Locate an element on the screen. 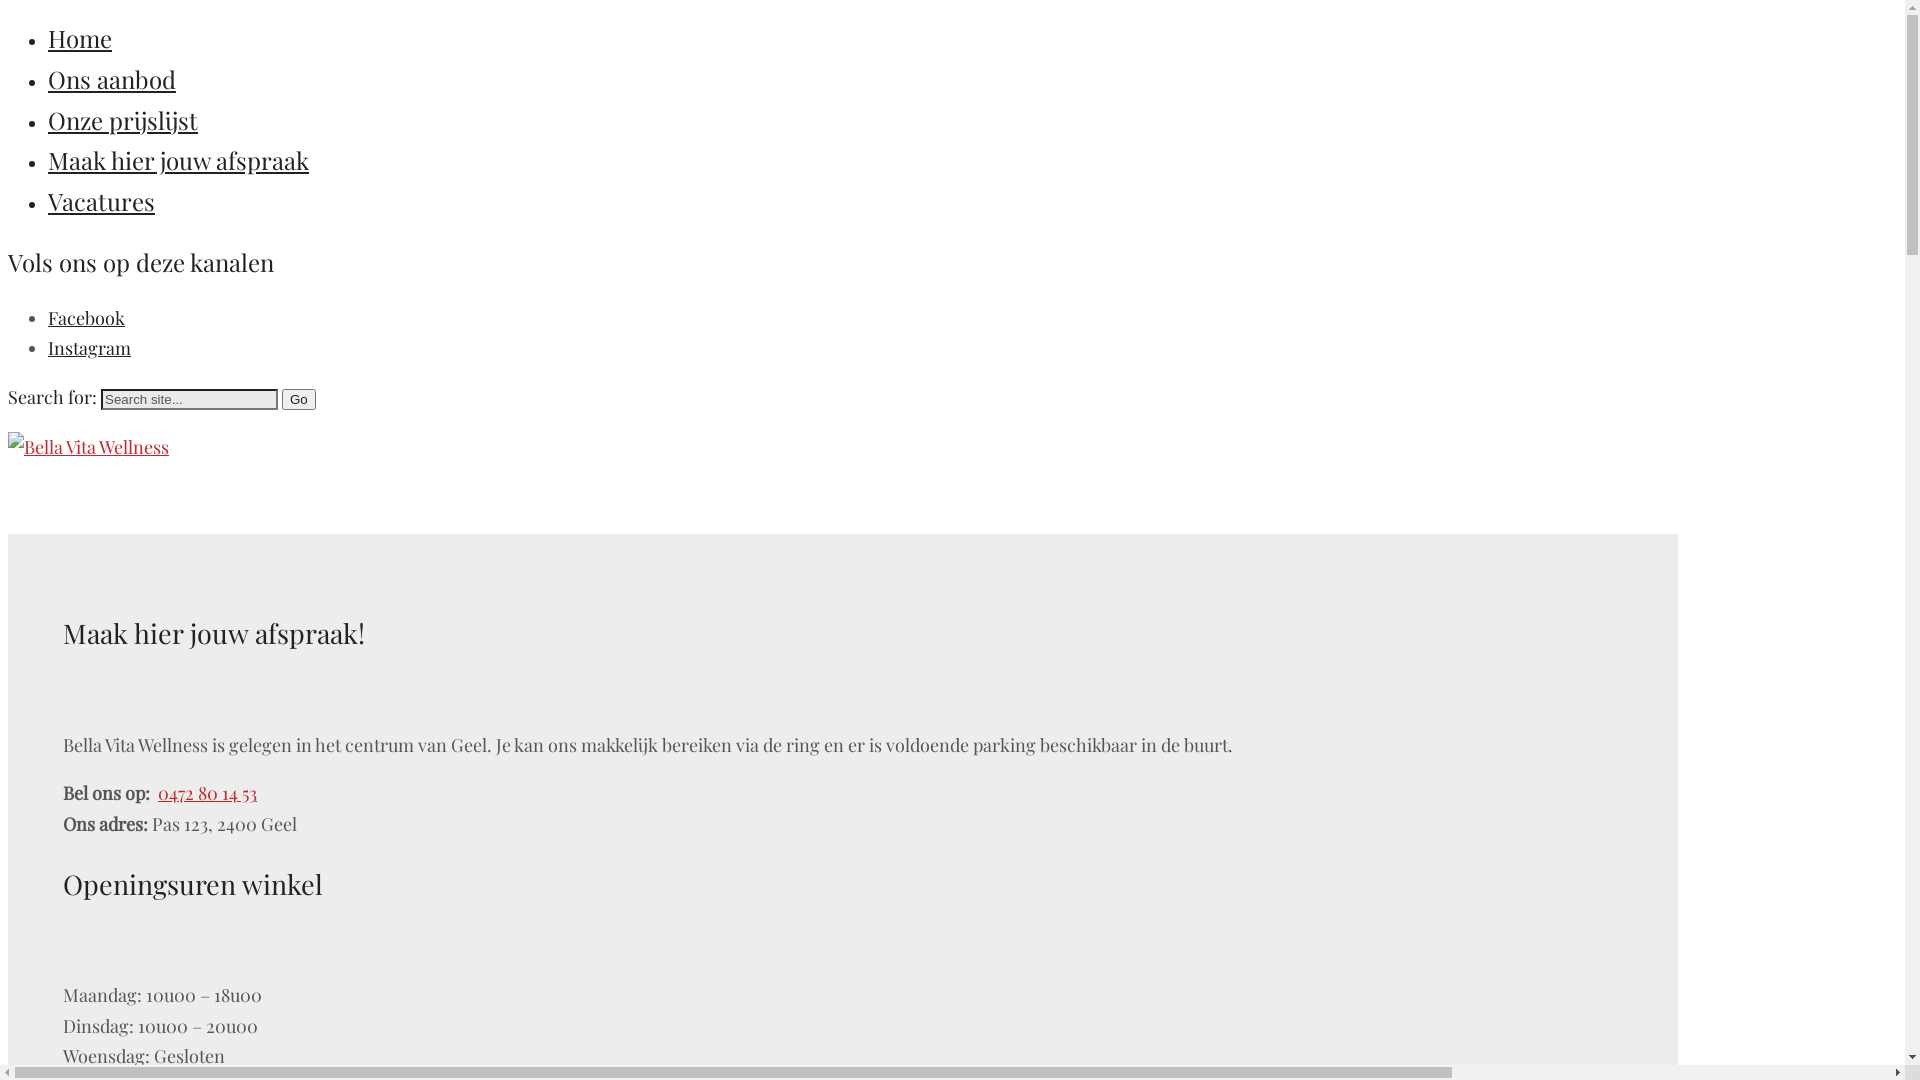  'Go' is located at coordinates (281, 399).